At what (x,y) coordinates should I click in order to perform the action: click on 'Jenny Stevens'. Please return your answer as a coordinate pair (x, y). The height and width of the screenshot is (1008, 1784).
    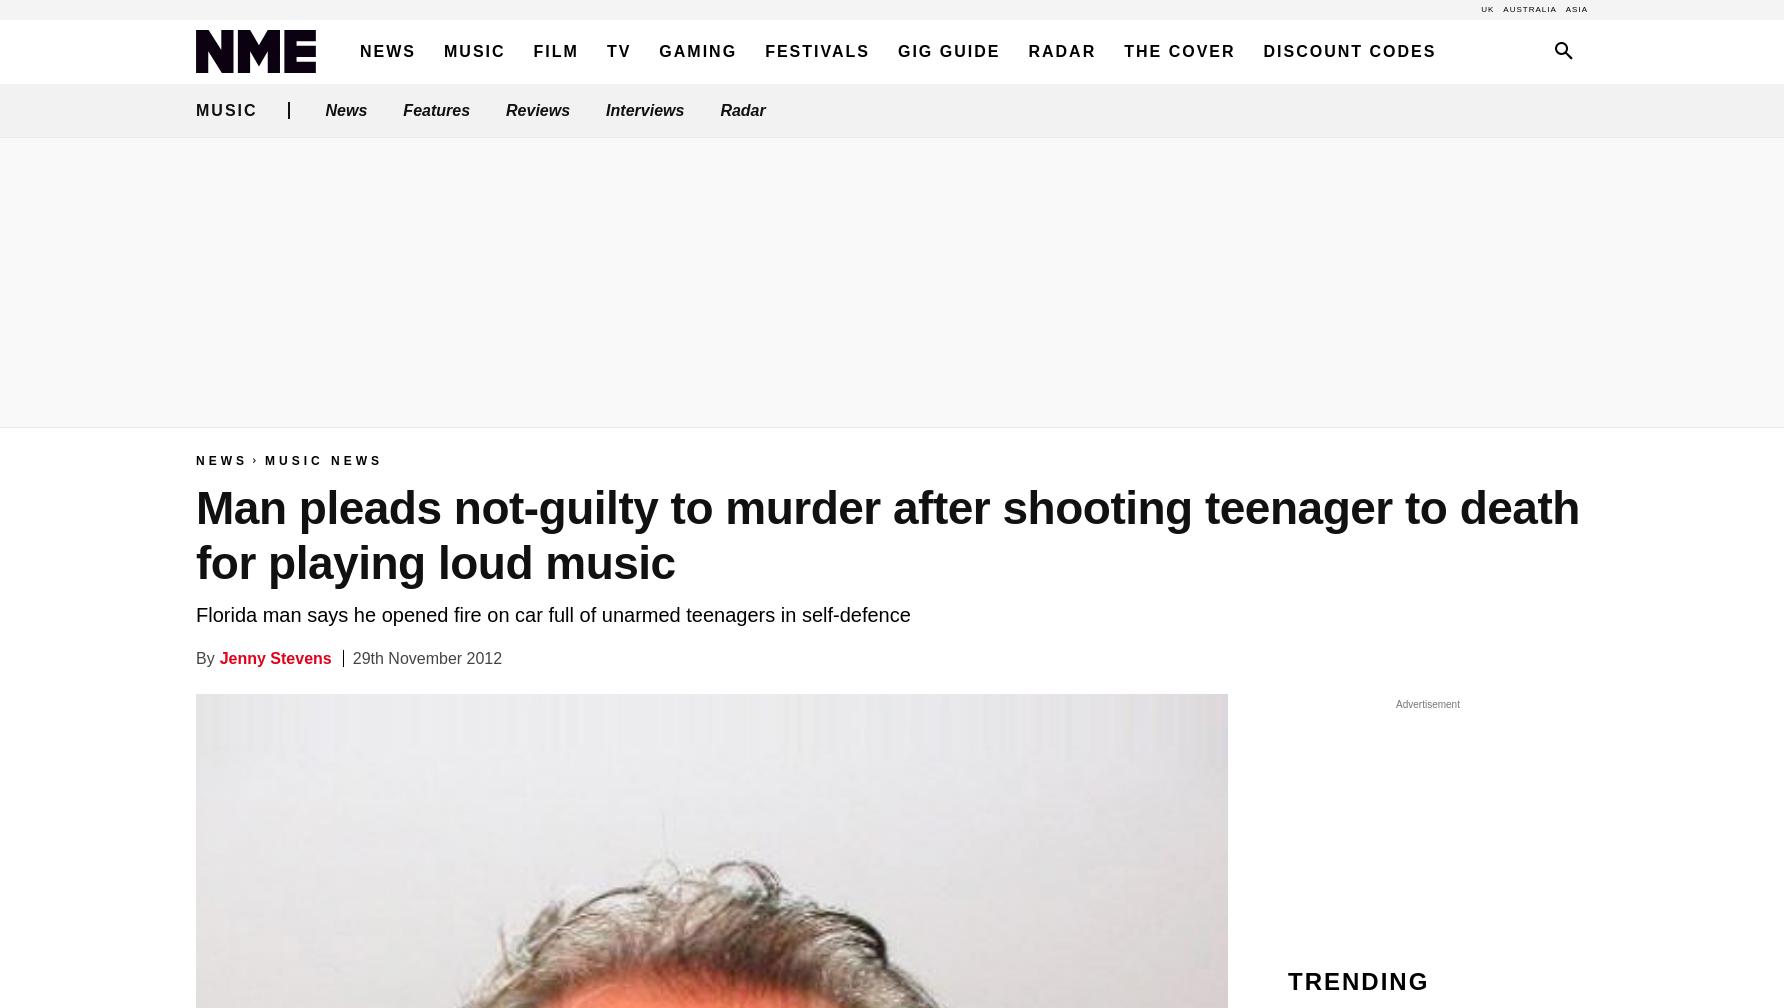
    Looking at the image, I should click on (274, 658).